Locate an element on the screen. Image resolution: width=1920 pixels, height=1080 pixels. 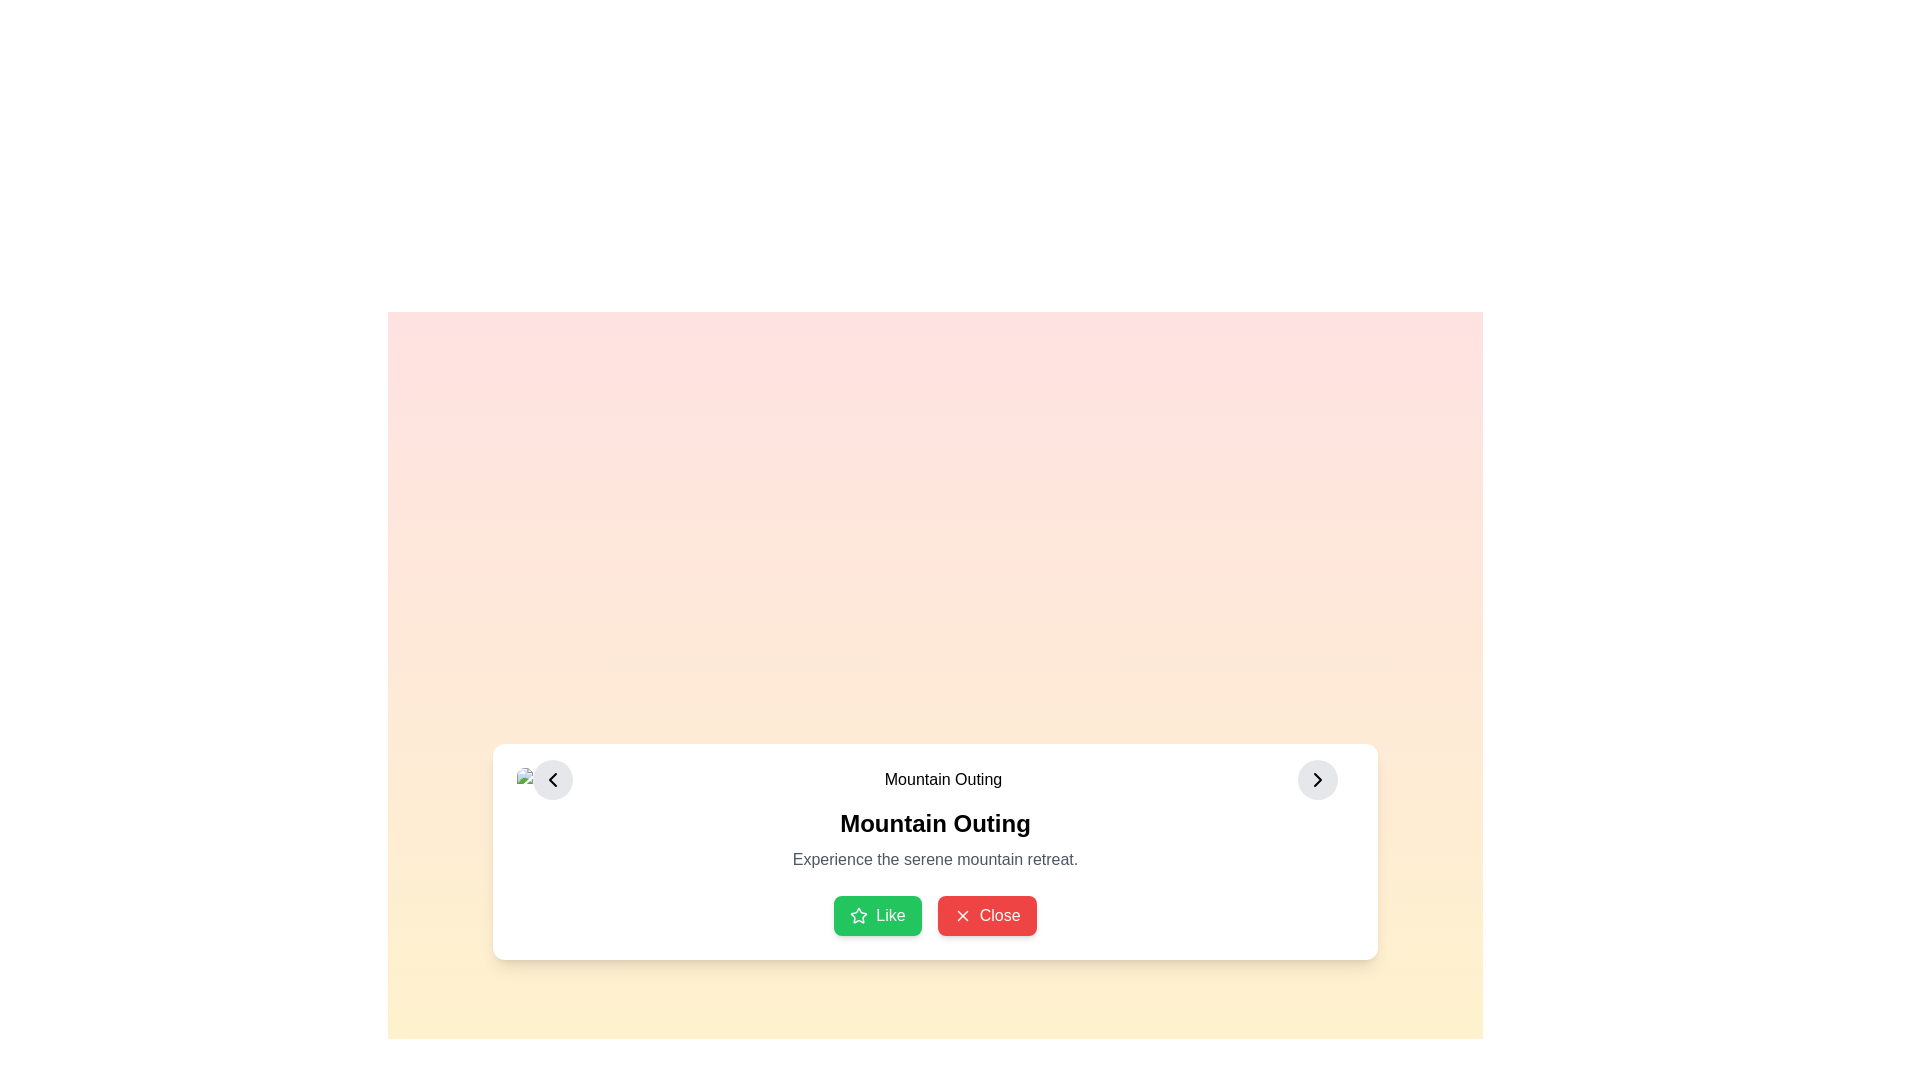
the SVG component forming part of the 'X' icon, which is styled for a closing action, located in the top-right corner of the card titled 'Mountain Outing' is located at coordinates (962, 915).